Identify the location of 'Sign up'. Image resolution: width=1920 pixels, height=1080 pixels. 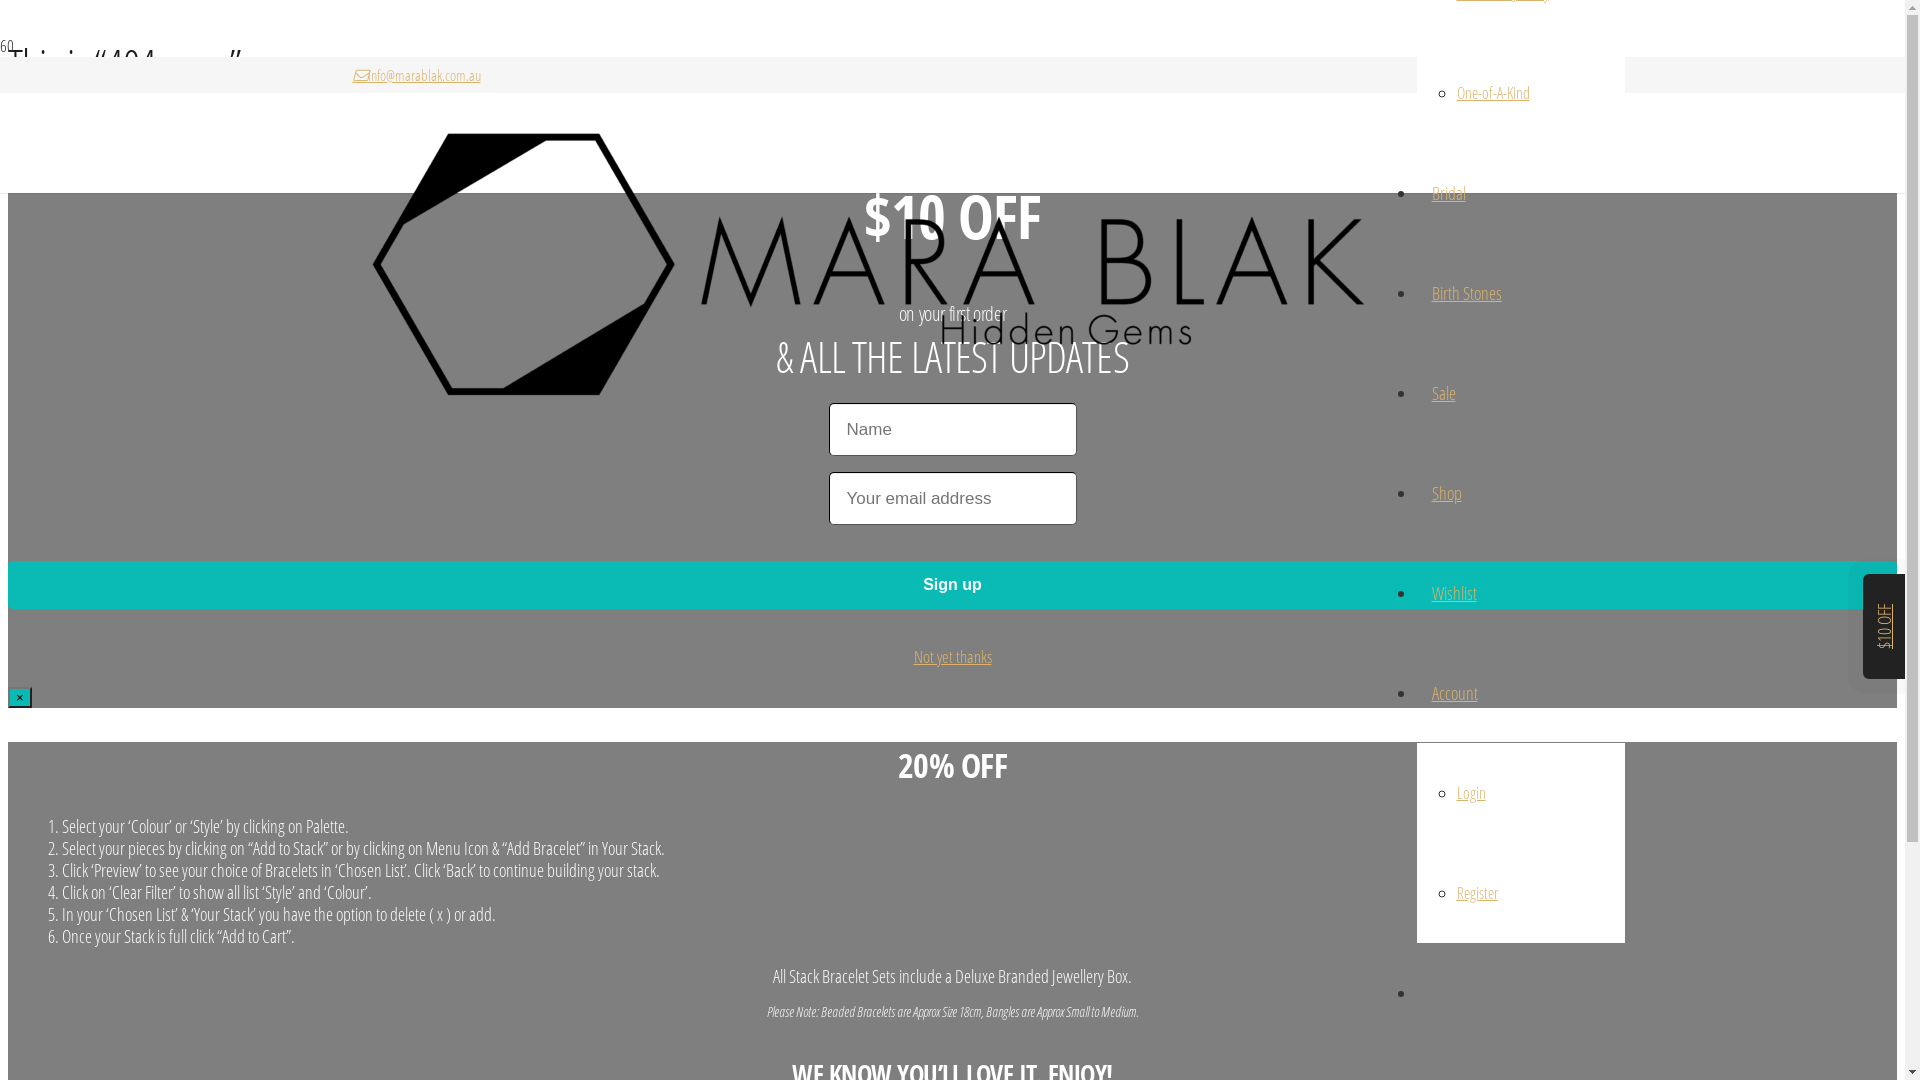
(951, 585).